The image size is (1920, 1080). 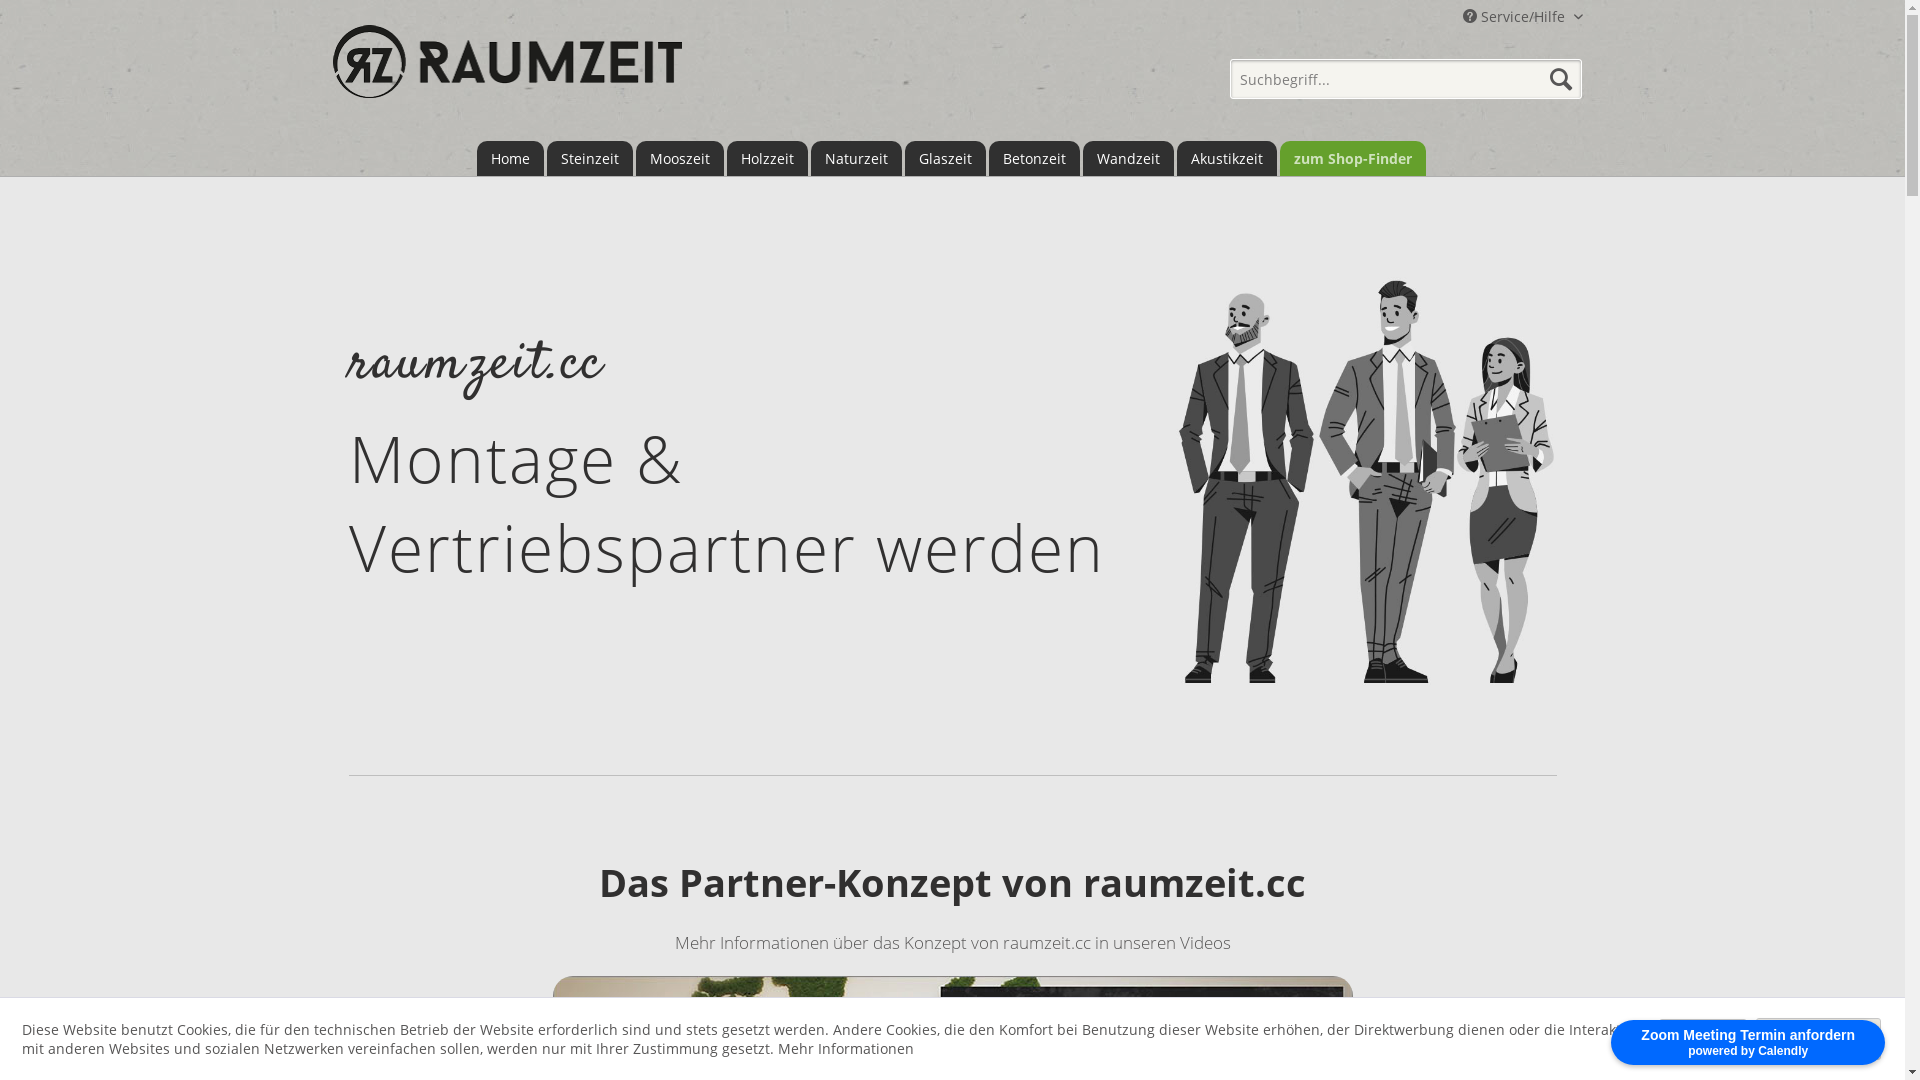 I want to click on 'Mooszeit', so click(x=680, y=157).